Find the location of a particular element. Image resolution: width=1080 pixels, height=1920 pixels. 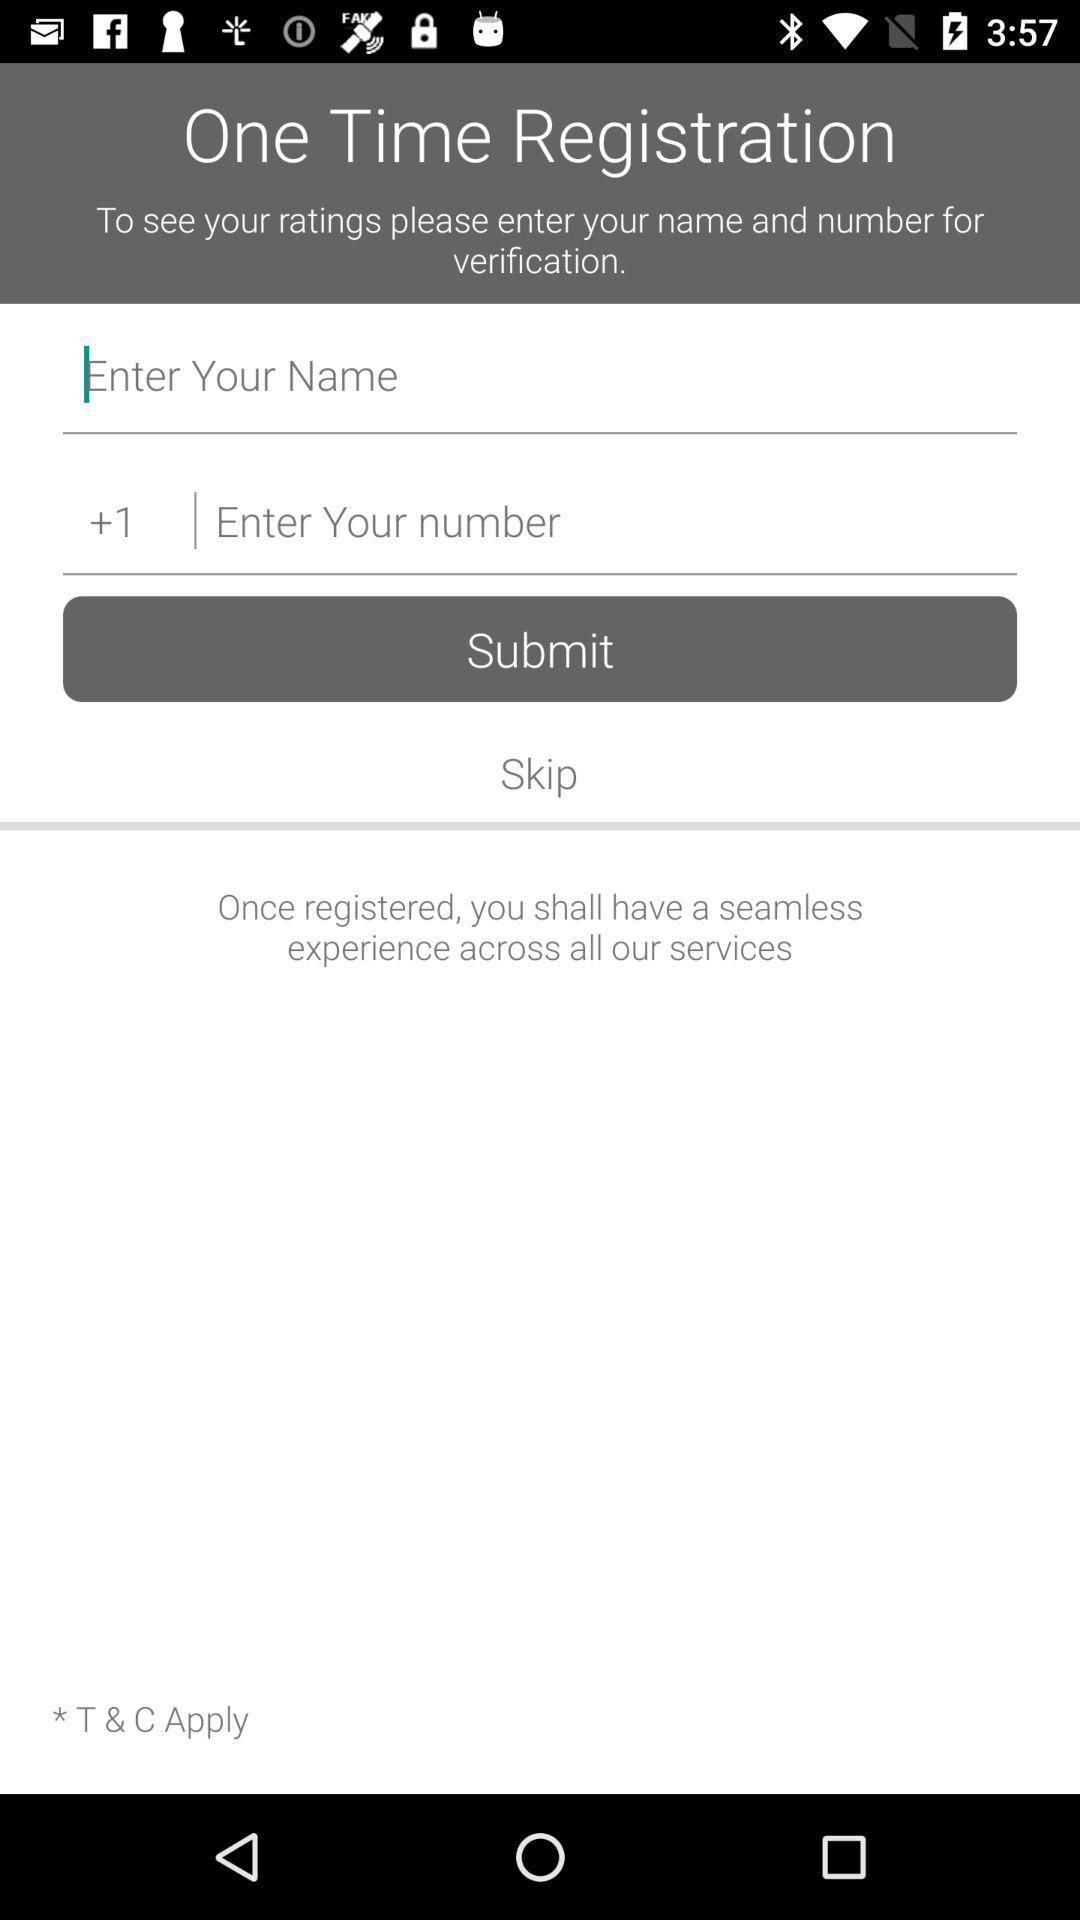

the submit item is located at coordinates (540, 649).